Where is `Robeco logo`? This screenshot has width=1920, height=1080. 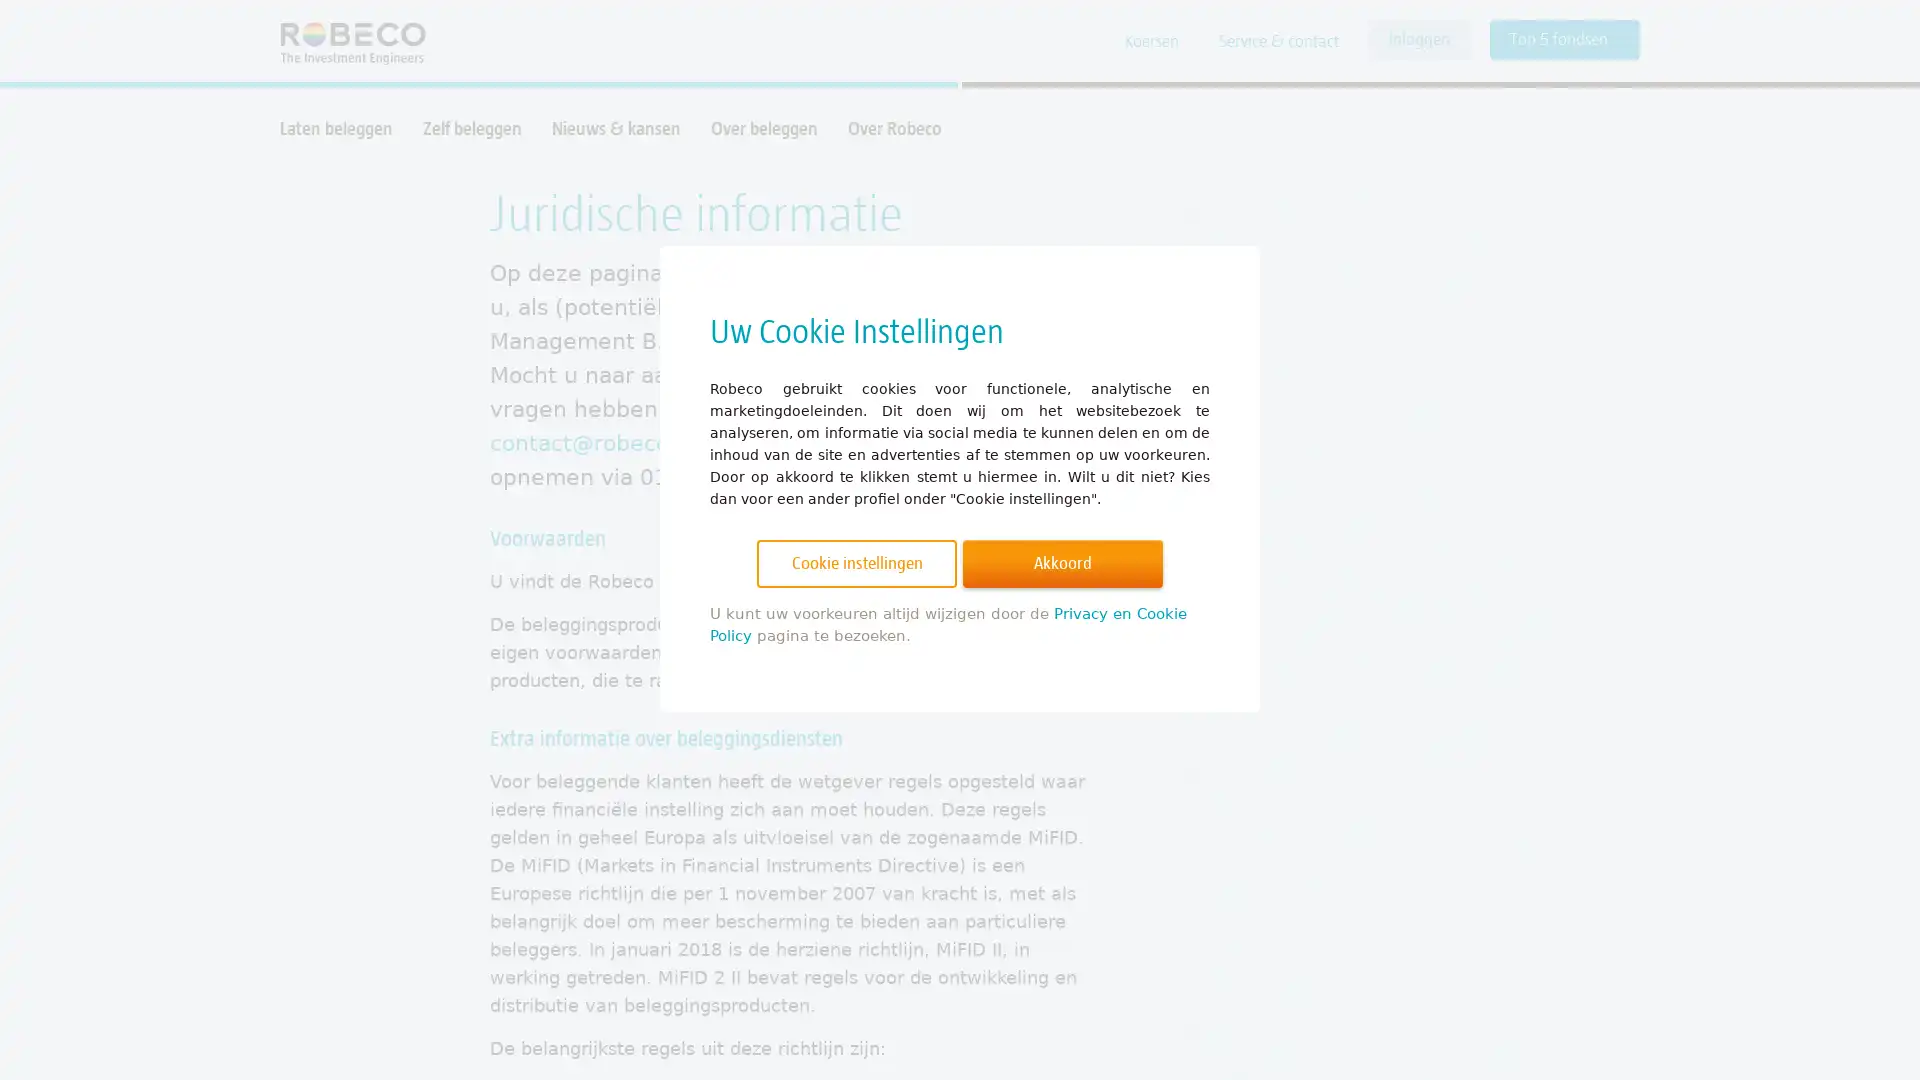
Robeco logo is located at coordinates (343, 41).